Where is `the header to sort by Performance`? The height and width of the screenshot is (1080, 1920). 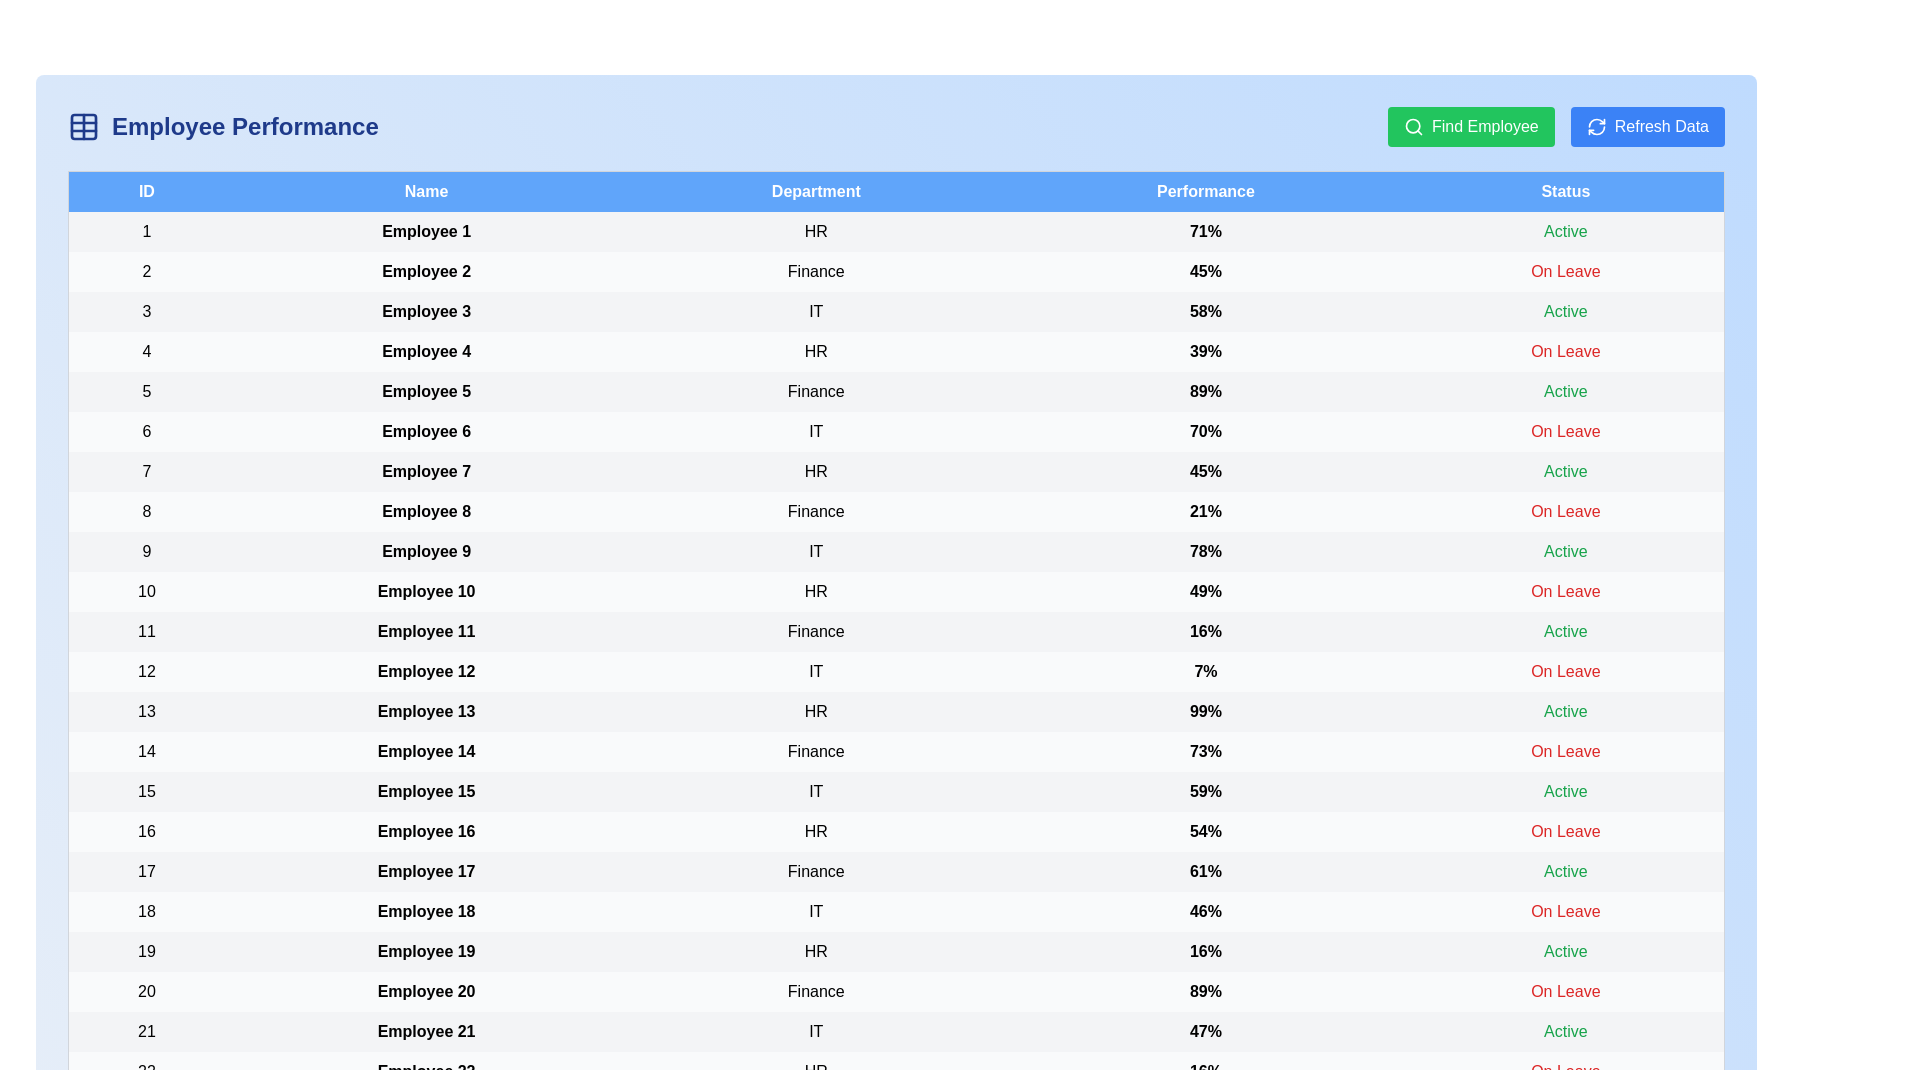
the header to sort by Performance is located at coordinates (1204, 191).